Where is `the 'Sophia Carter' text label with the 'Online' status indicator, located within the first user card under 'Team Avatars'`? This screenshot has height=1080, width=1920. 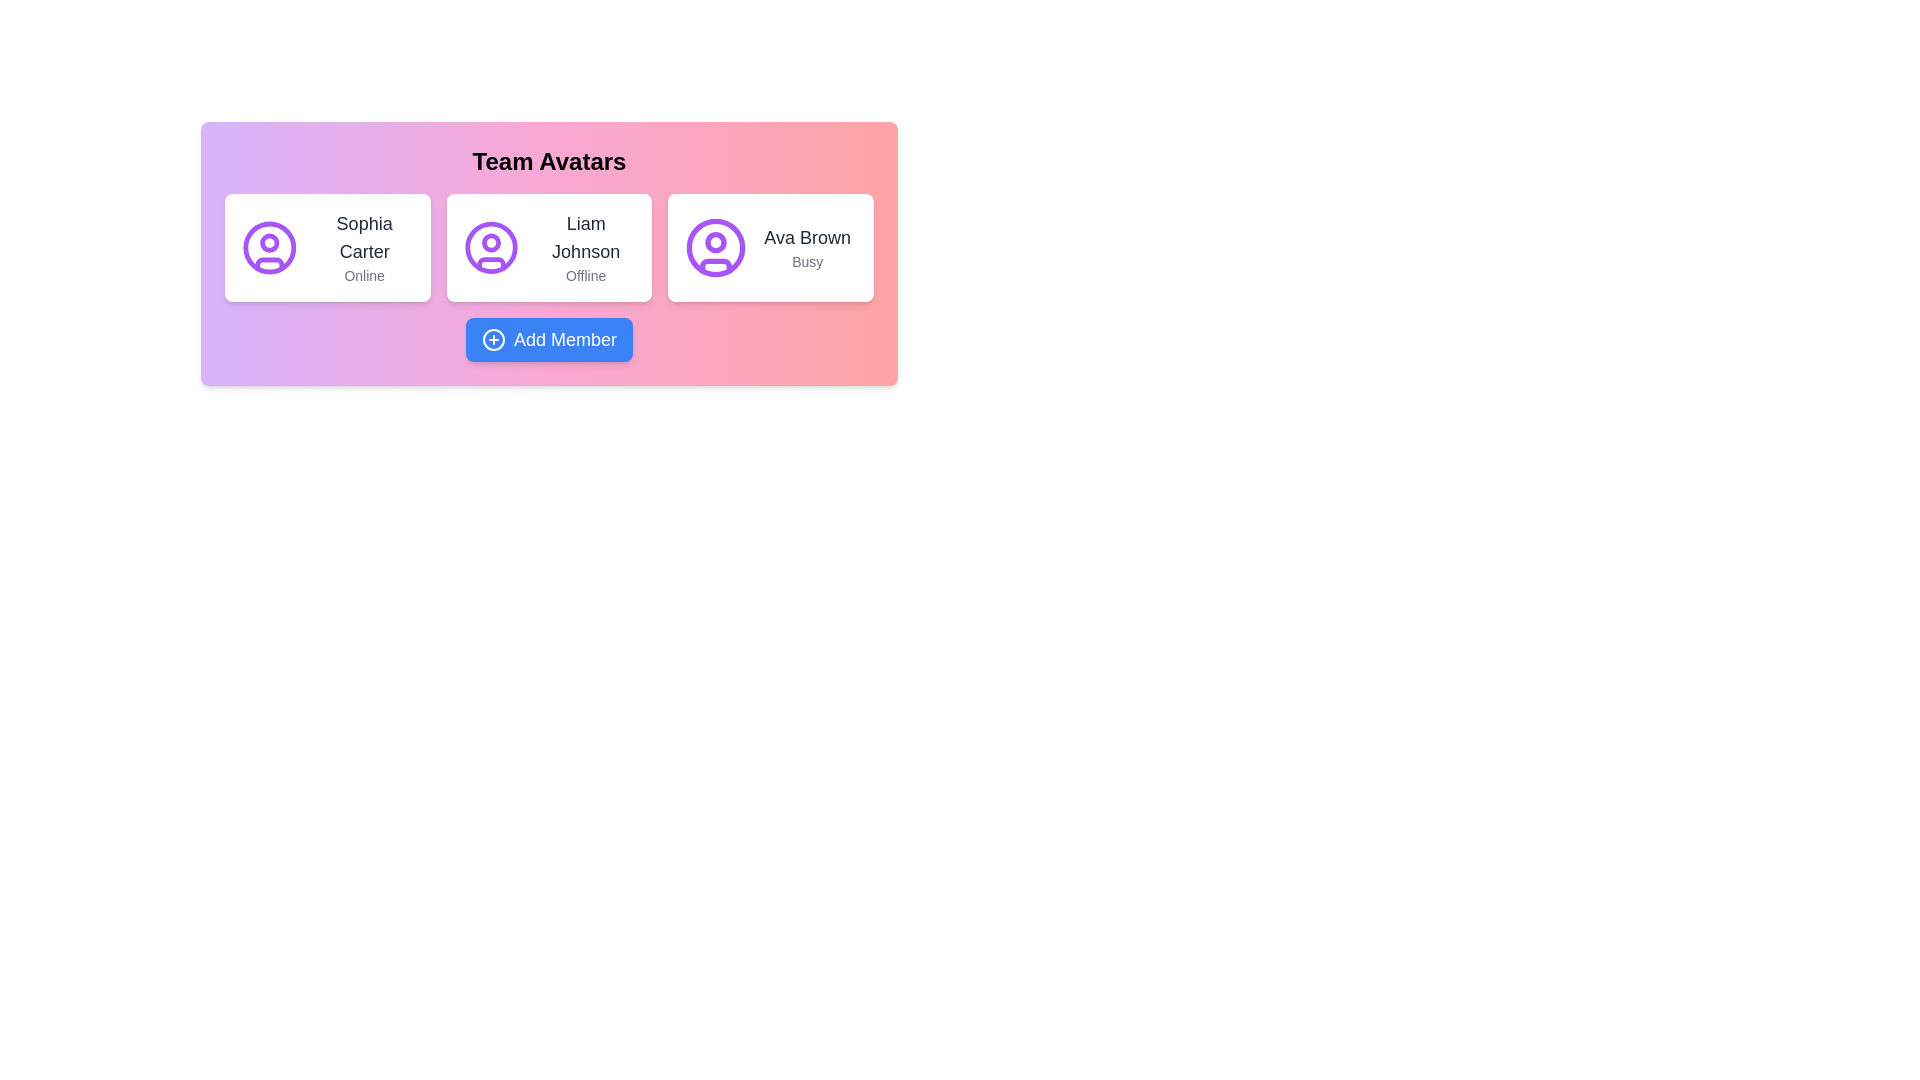 the 'Sophia Carter' text label with the 'Online' status indicator, located within the first user card under 'Team Avatars' is located at coordinates (364, 246).